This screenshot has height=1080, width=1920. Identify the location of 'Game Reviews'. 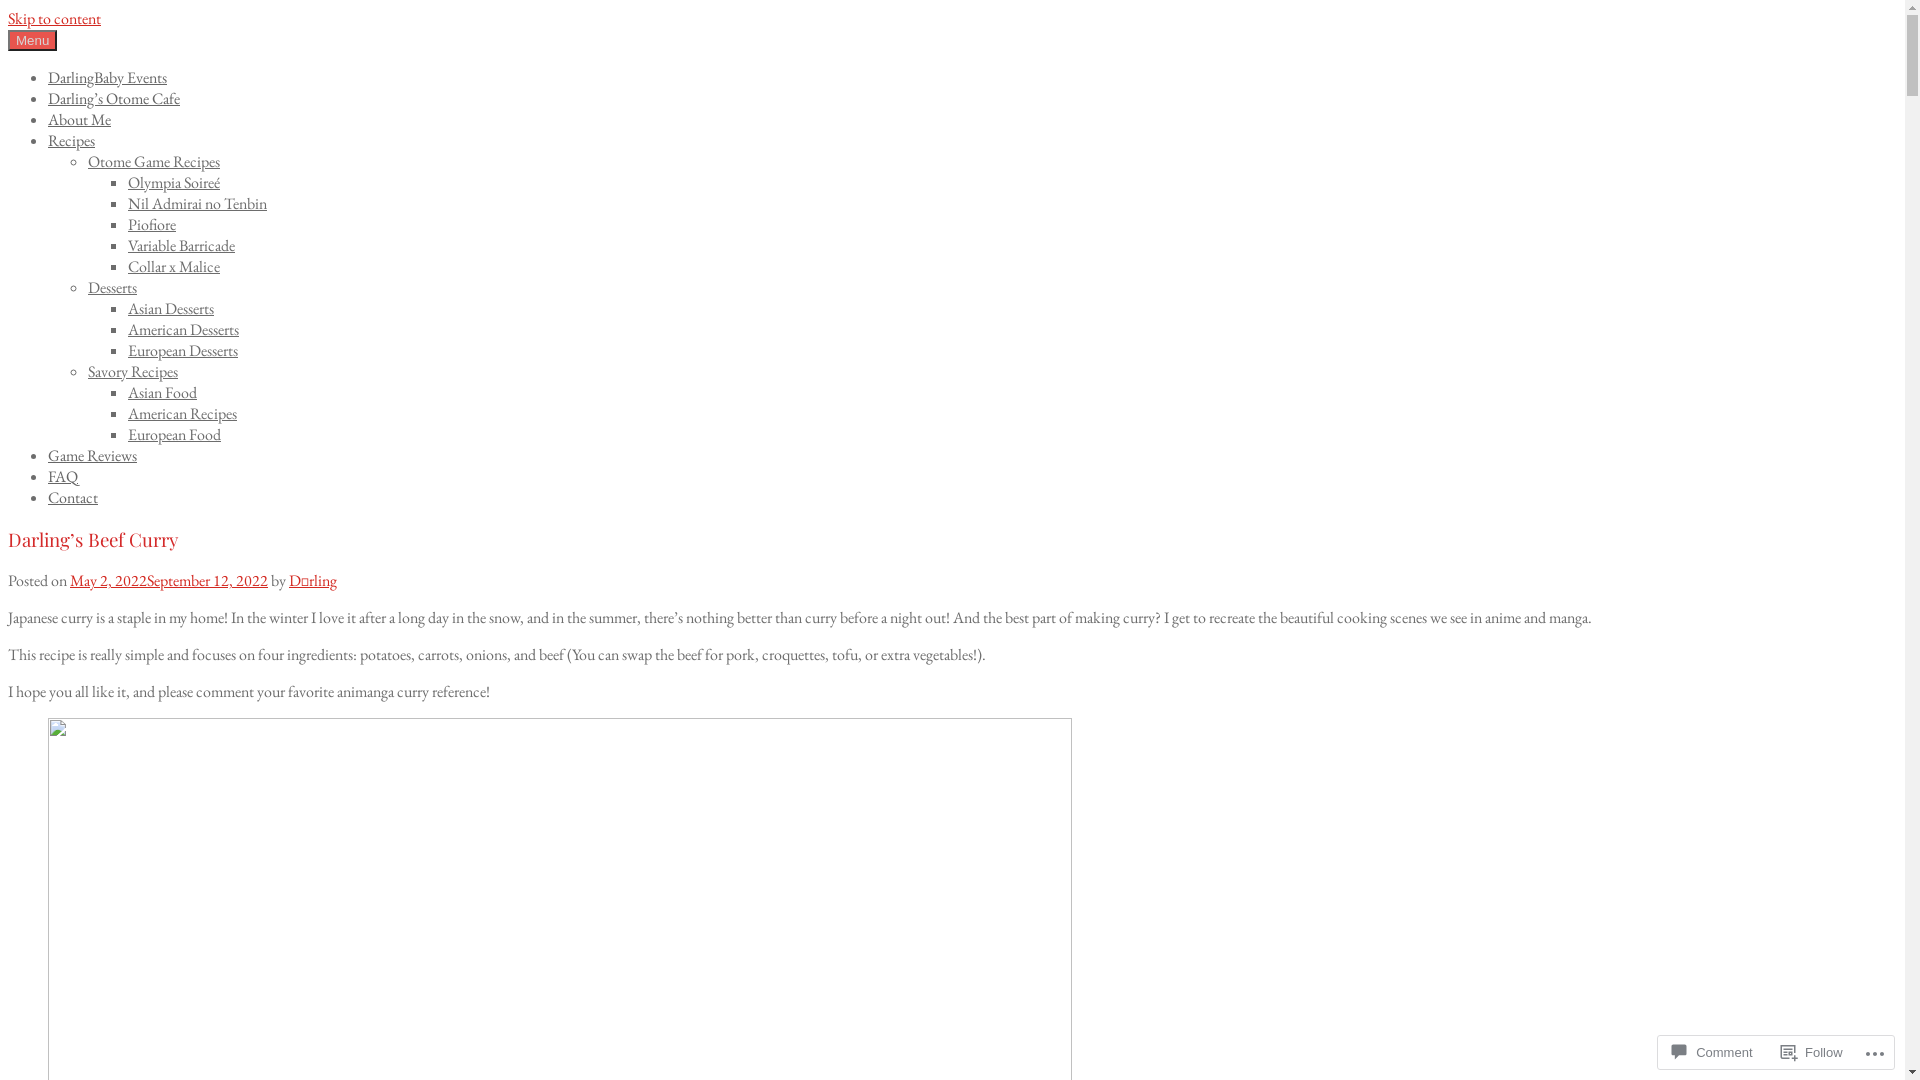
(91, 455).